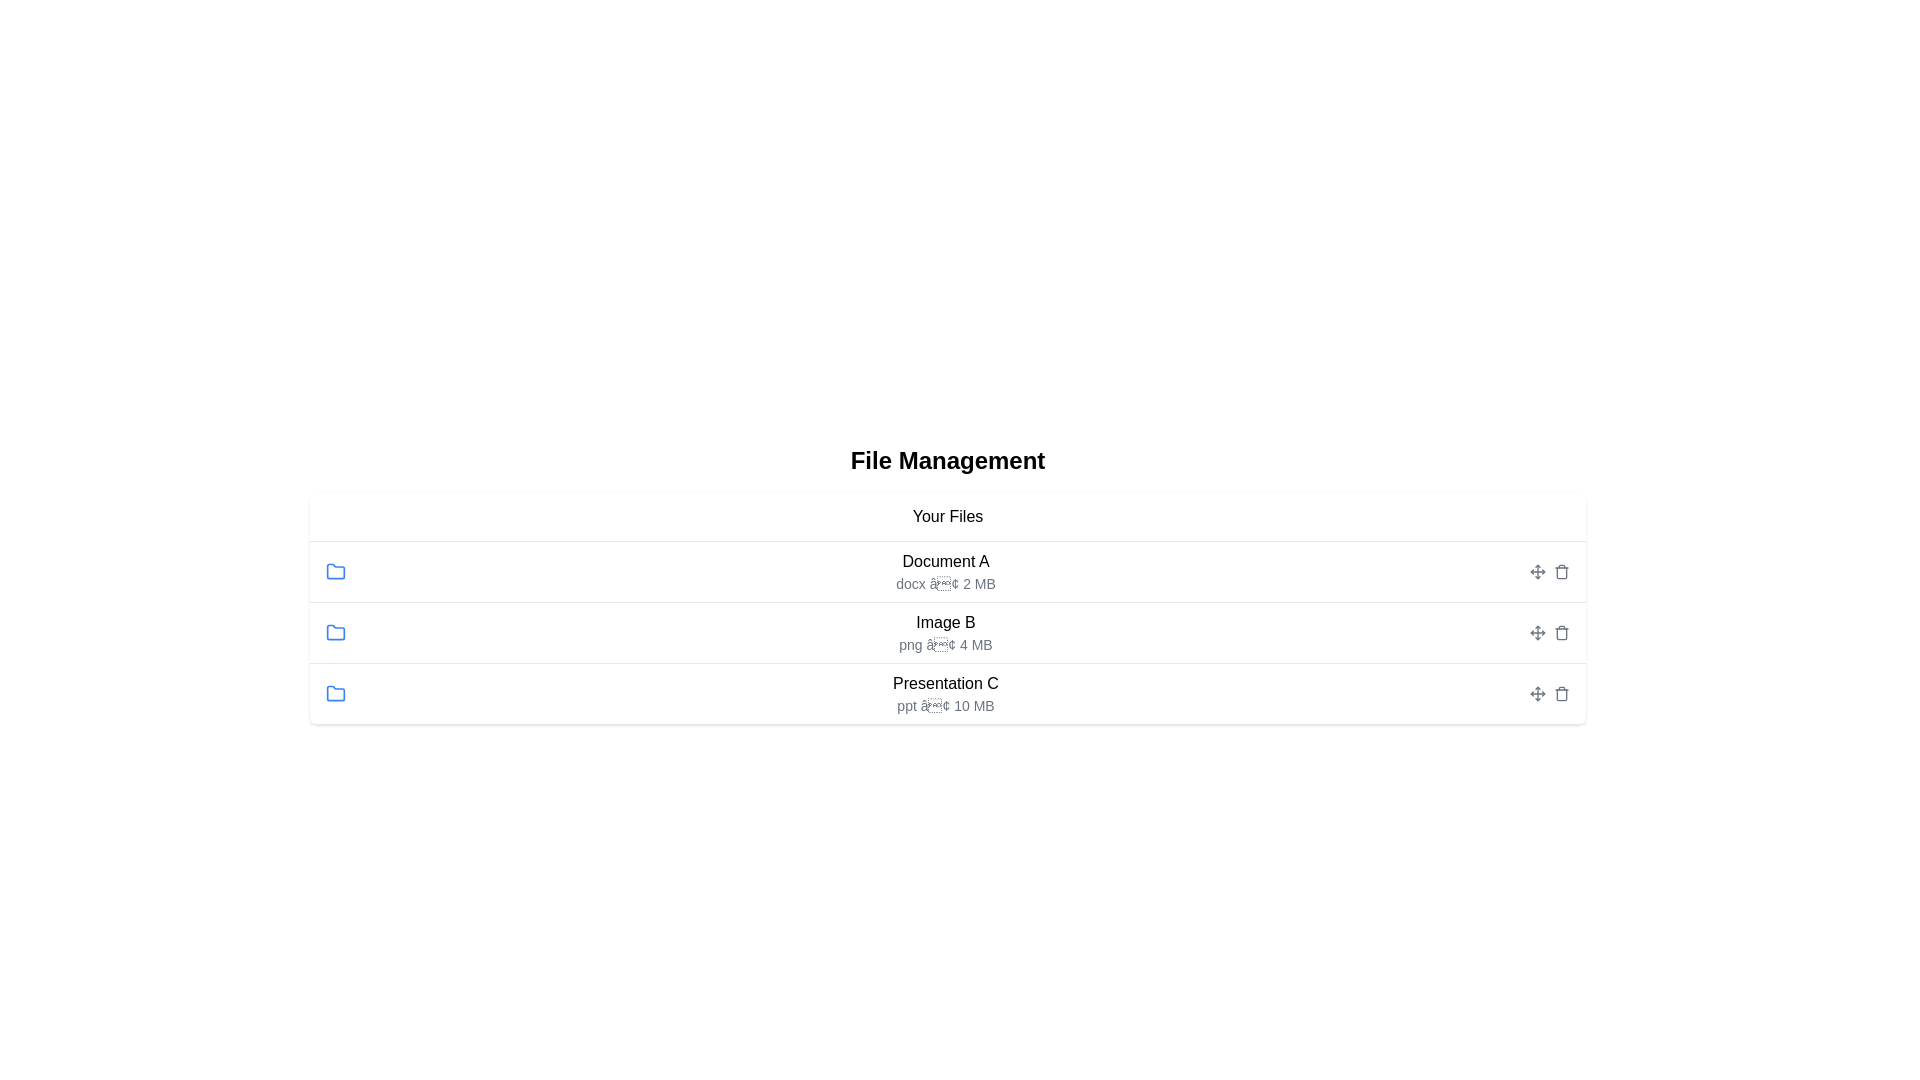 The width and height of the screenshot is (1920, 1080). I want to click on the small gray icon button resembling a directional move marker located in the file management section, so click(1536, 632).